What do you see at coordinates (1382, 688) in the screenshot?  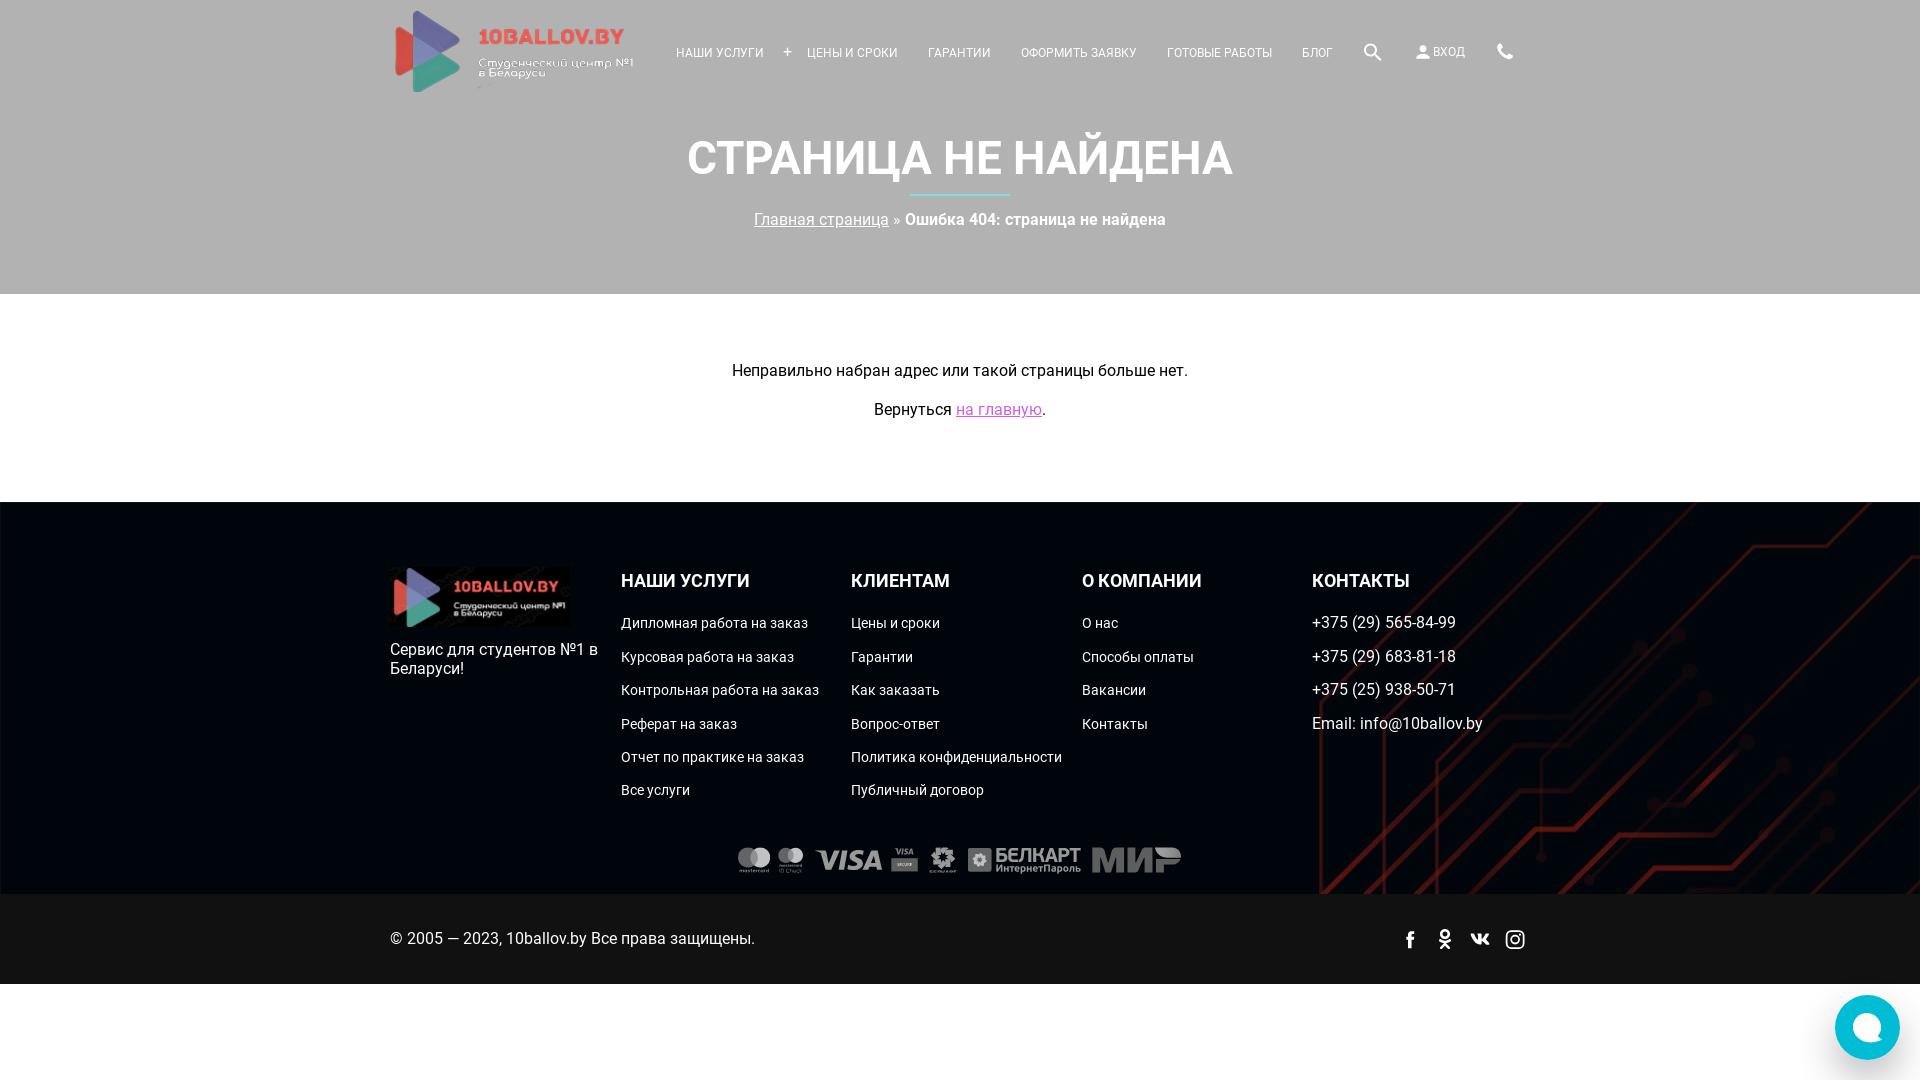 I see `'+375 (25) 938-50-71'` at bounding box center [1382, 688].